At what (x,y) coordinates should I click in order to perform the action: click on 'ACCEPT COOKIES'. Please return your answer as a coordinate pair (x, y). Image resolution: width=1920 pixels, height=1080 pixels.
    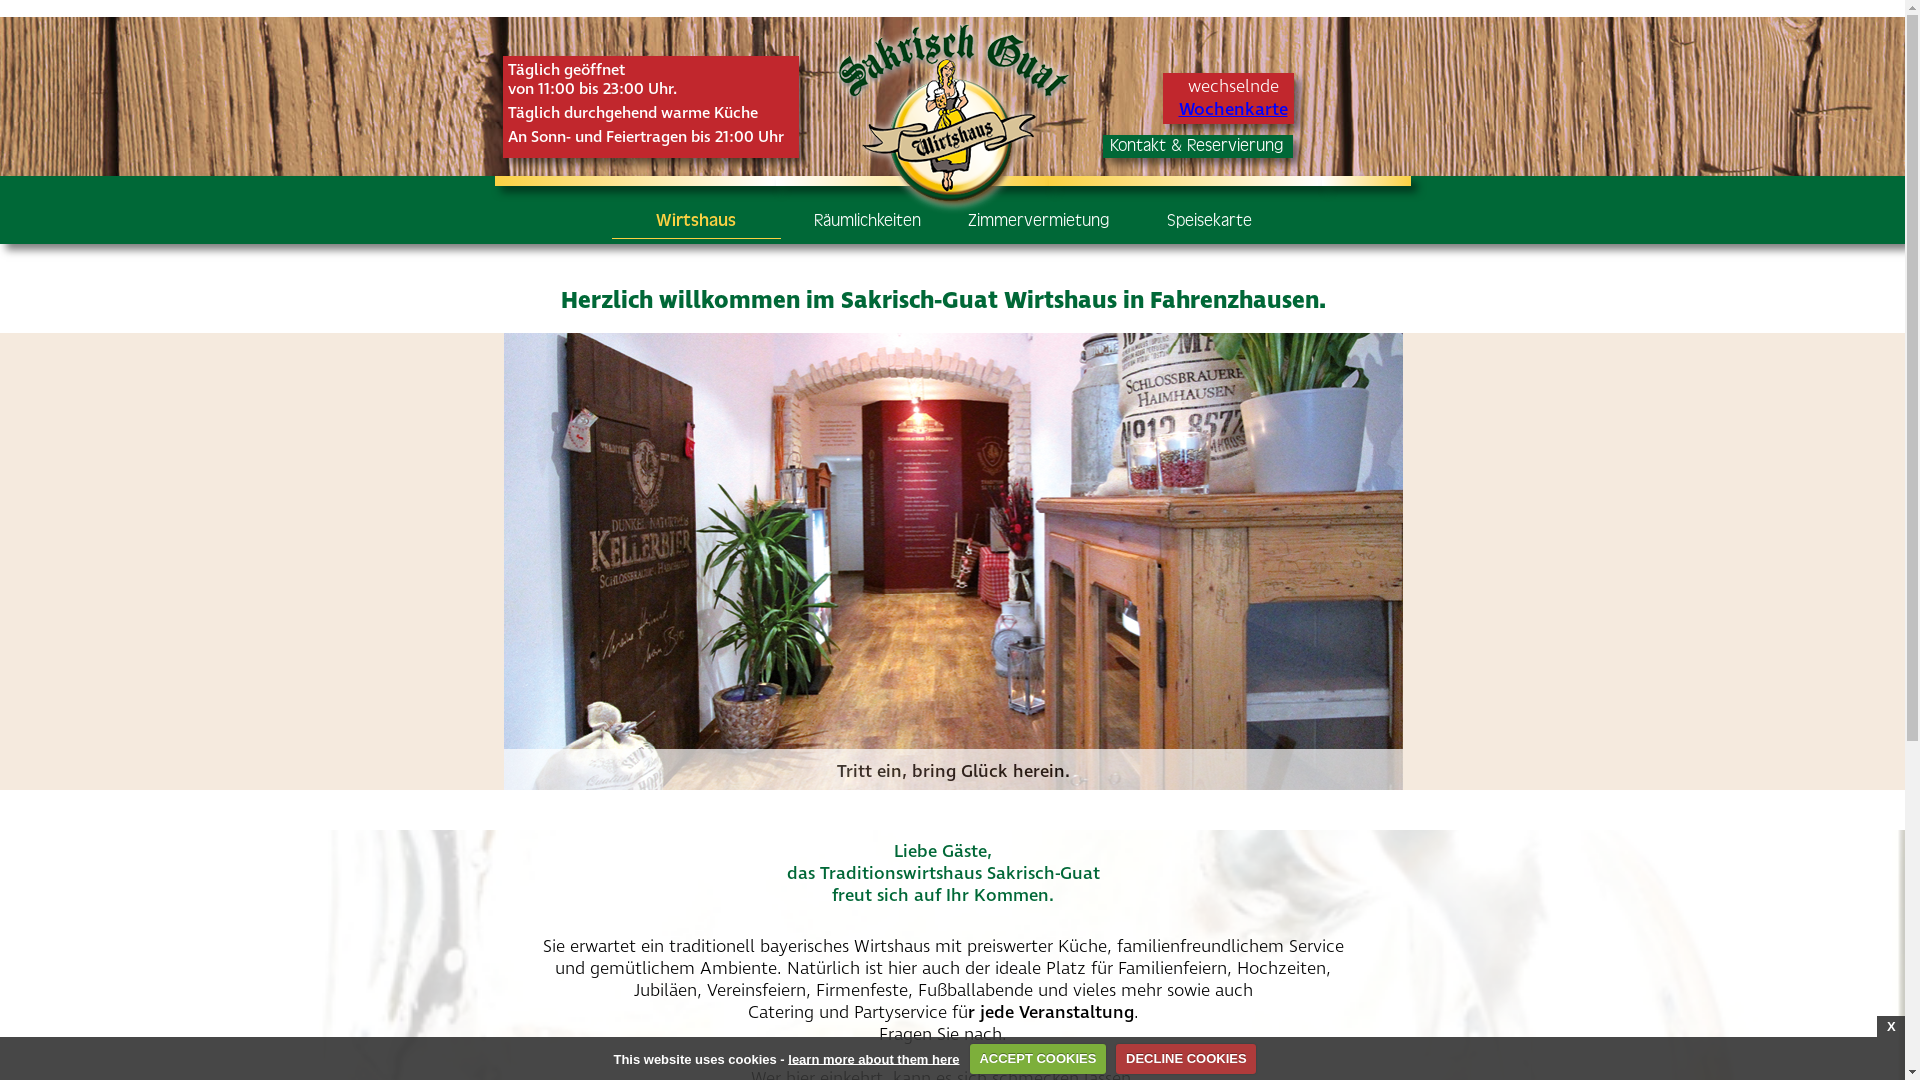
    Looking at the image, I should click on (1038, 1058).